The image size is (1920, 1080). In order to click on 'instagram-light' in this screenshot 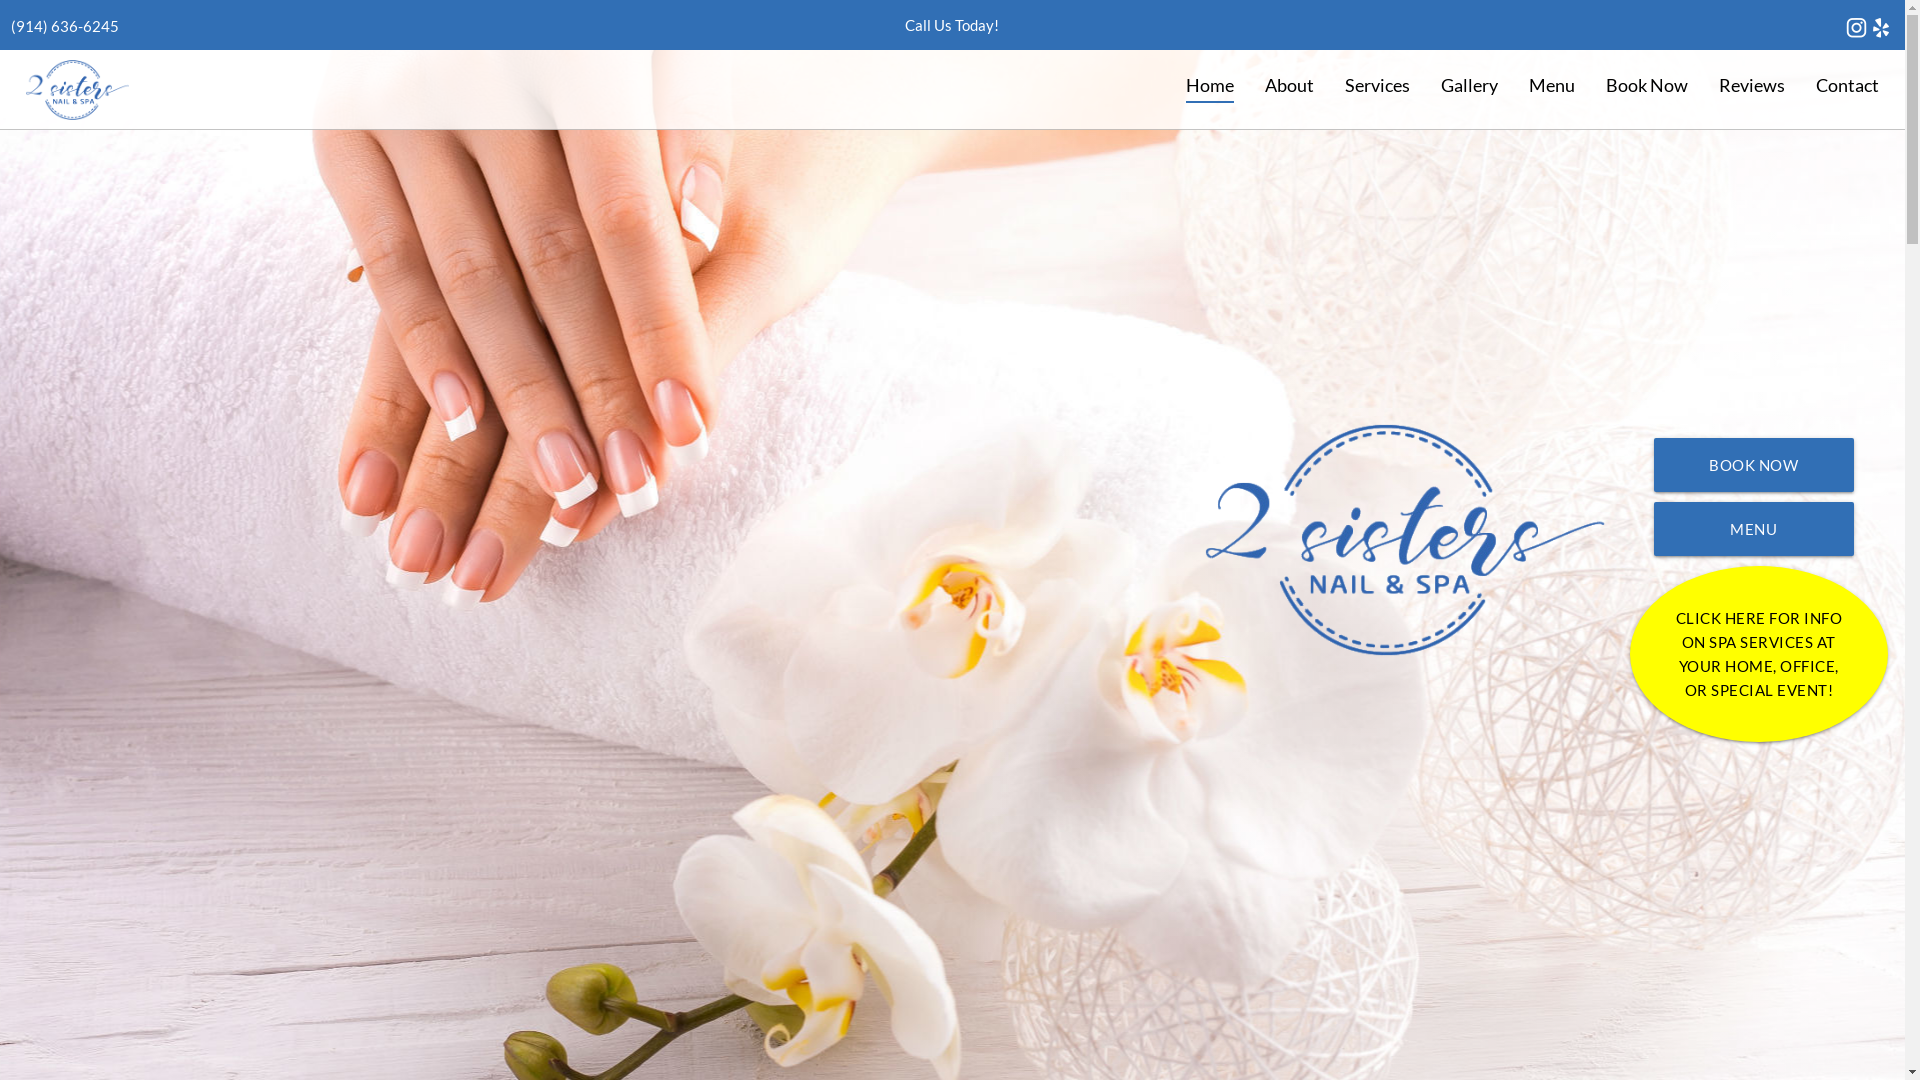, I will do `click(1855, 27)`.